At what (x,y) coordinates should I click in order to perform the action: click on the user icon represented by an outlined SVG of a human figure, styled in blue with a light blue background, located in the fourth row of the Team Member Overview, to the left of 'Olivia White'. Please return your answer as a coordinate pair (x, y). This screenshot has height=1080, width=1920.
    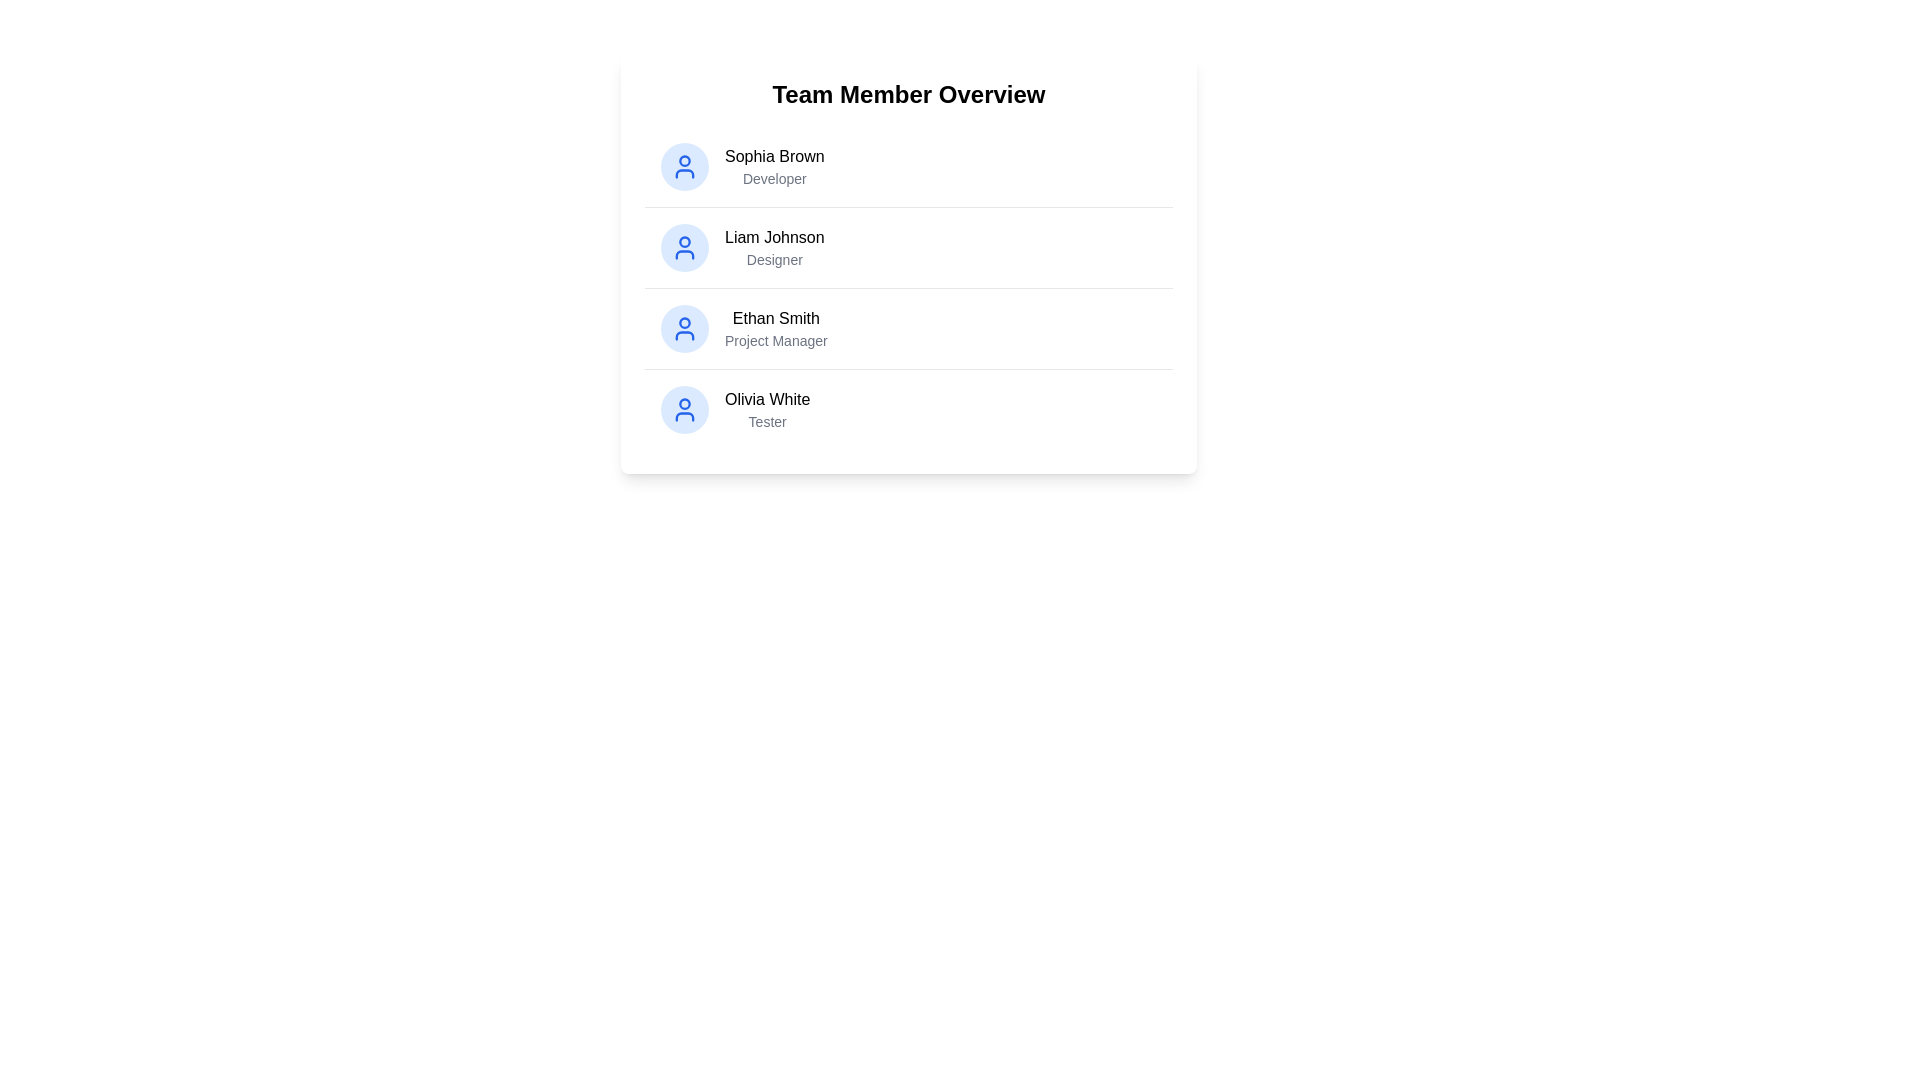
    Looking at the image, I should click on (685, 408).